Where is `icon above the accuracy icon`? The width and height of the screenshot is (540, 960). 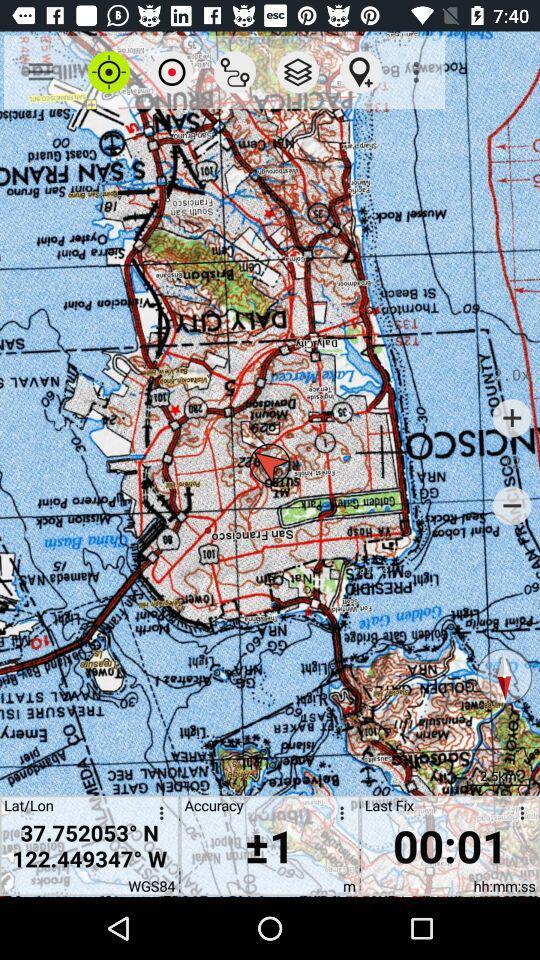 icon above the accuracy icon is located at coordinates (234, 72).